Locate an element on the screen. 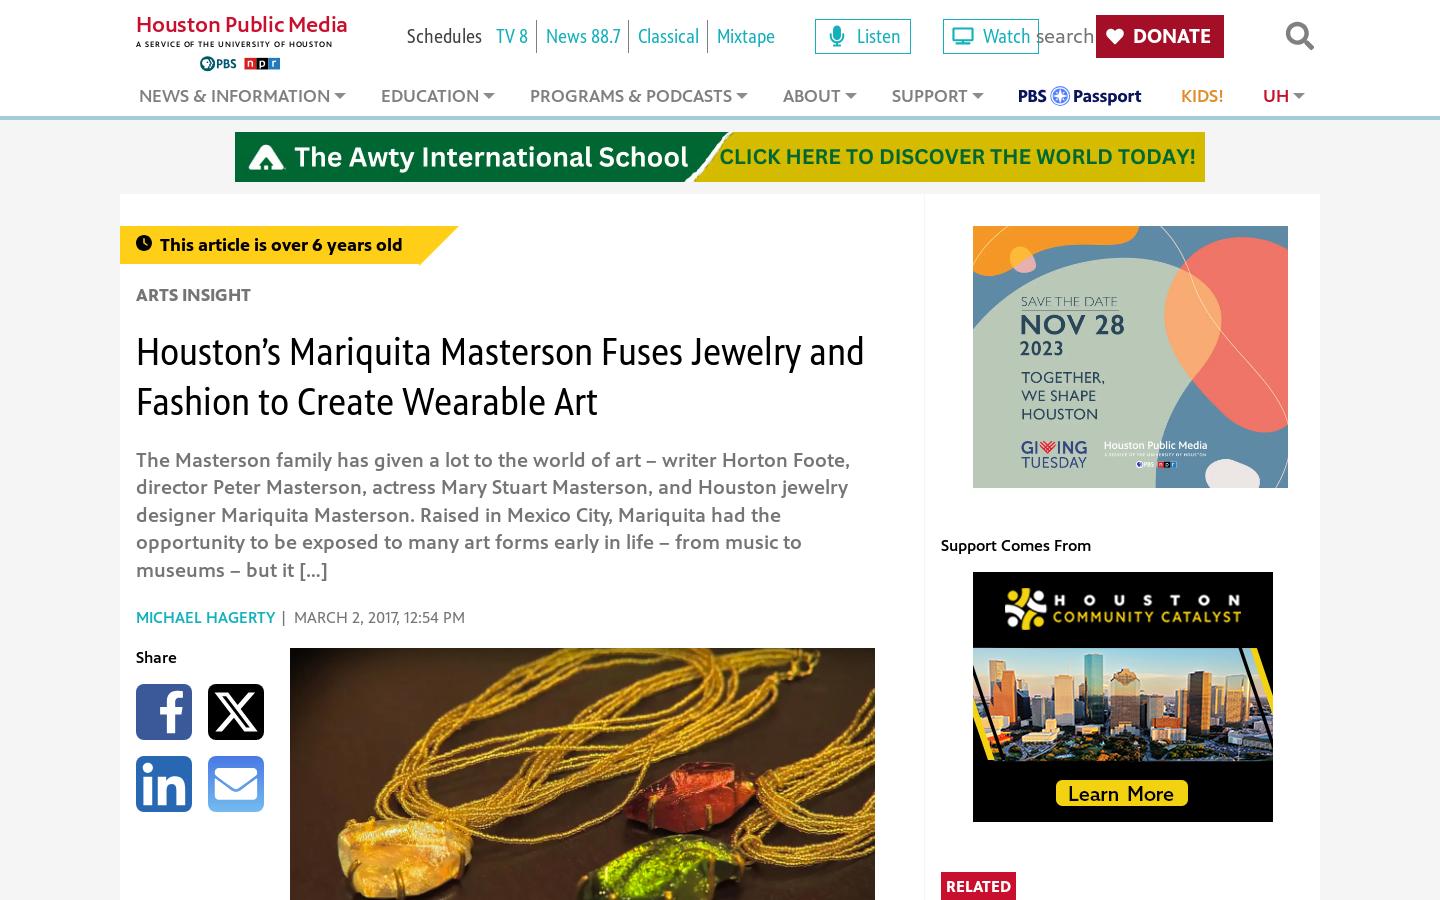 The image size is (1440, 900). 'Support' is located at coordinates (929, 95).